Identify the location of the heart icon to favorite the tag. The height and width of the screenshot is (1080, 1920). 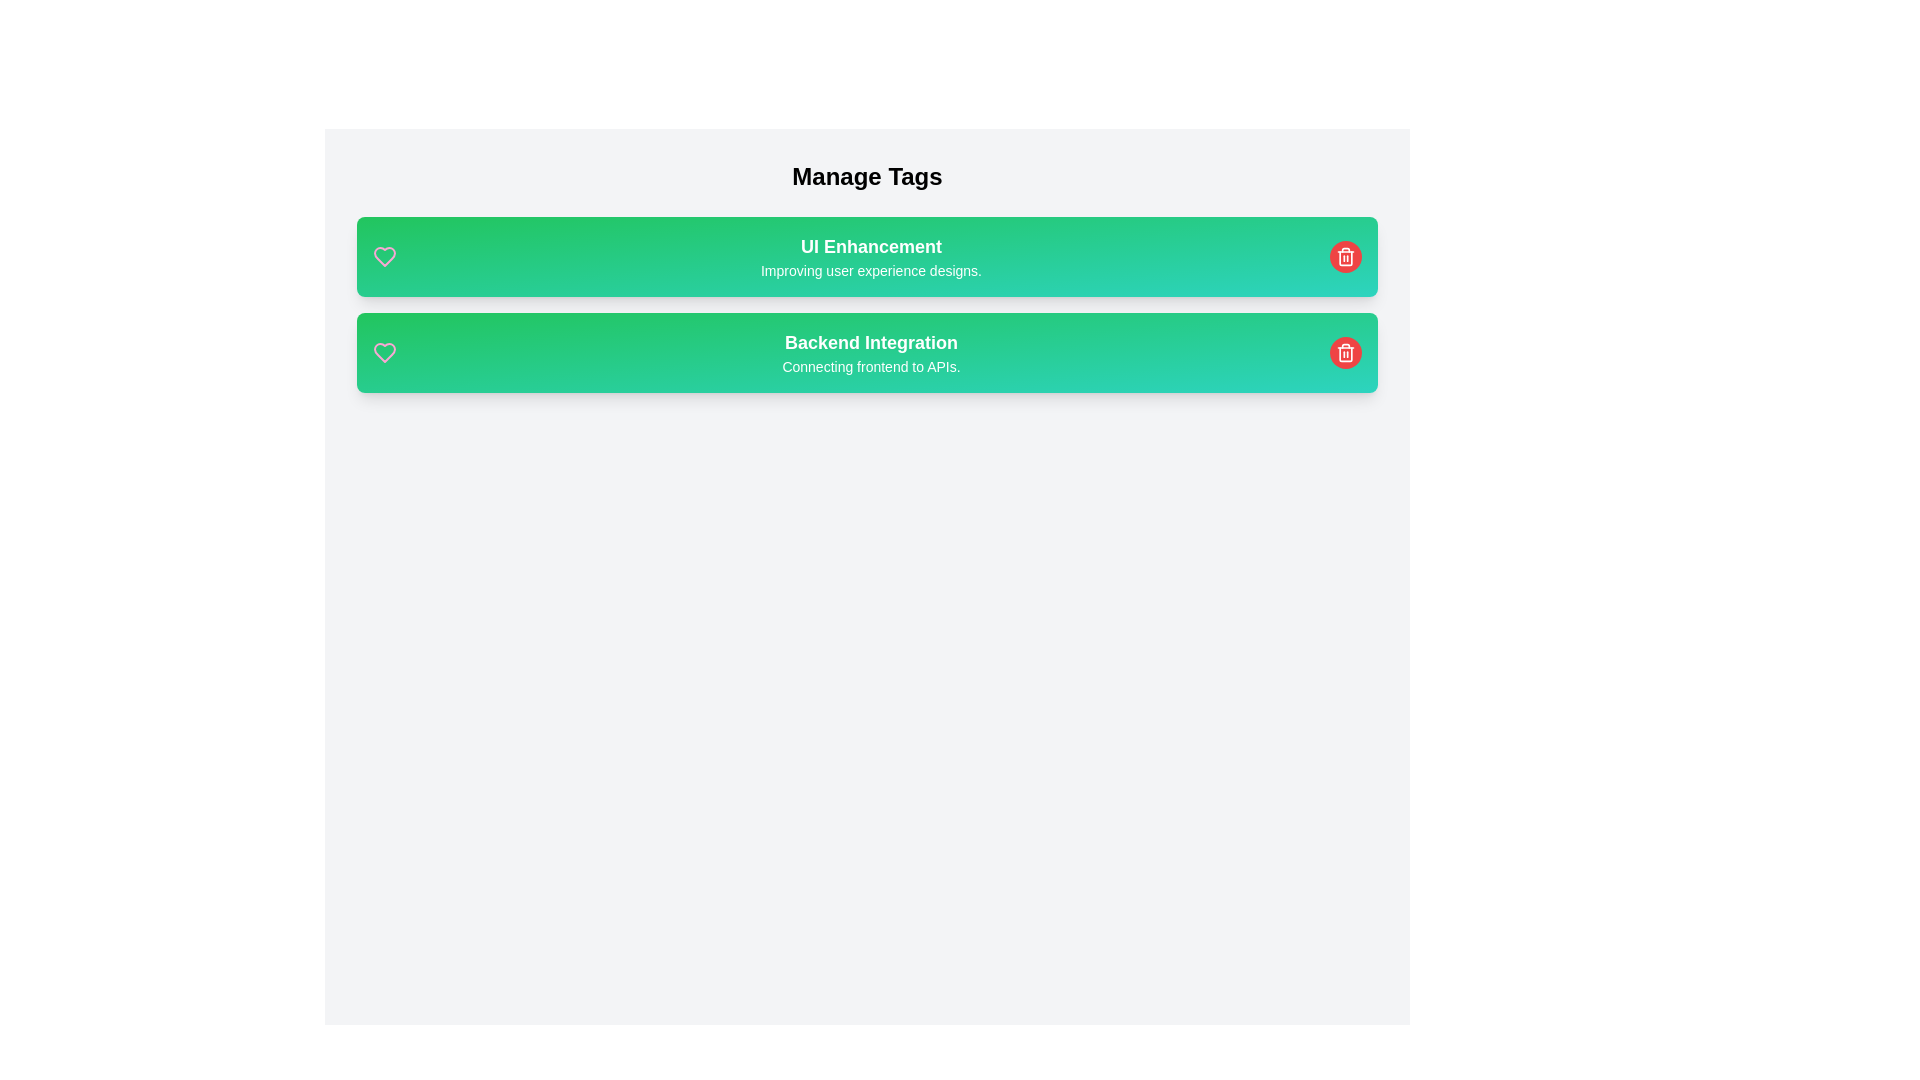
(384, 256).